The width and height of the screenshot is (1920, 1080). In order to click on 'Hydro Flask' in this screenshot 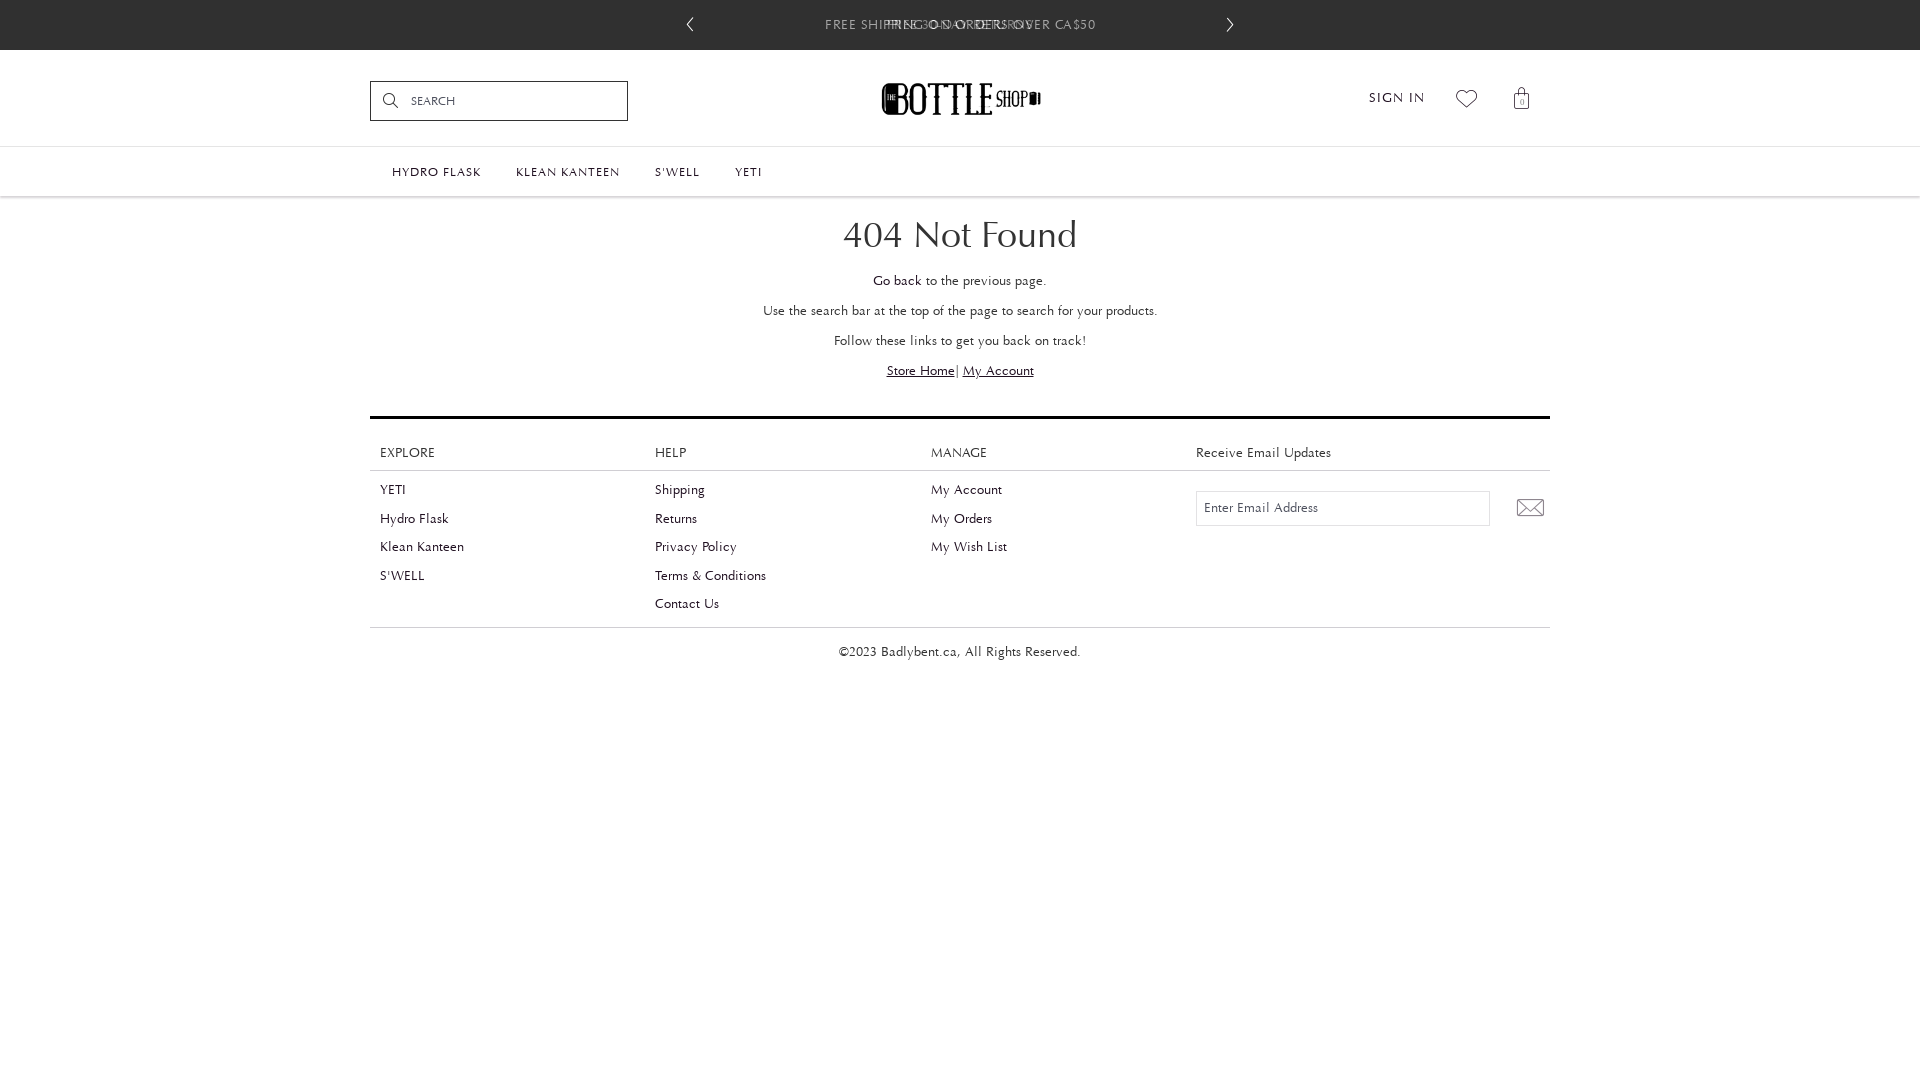, I will do `click(413, 518)`.